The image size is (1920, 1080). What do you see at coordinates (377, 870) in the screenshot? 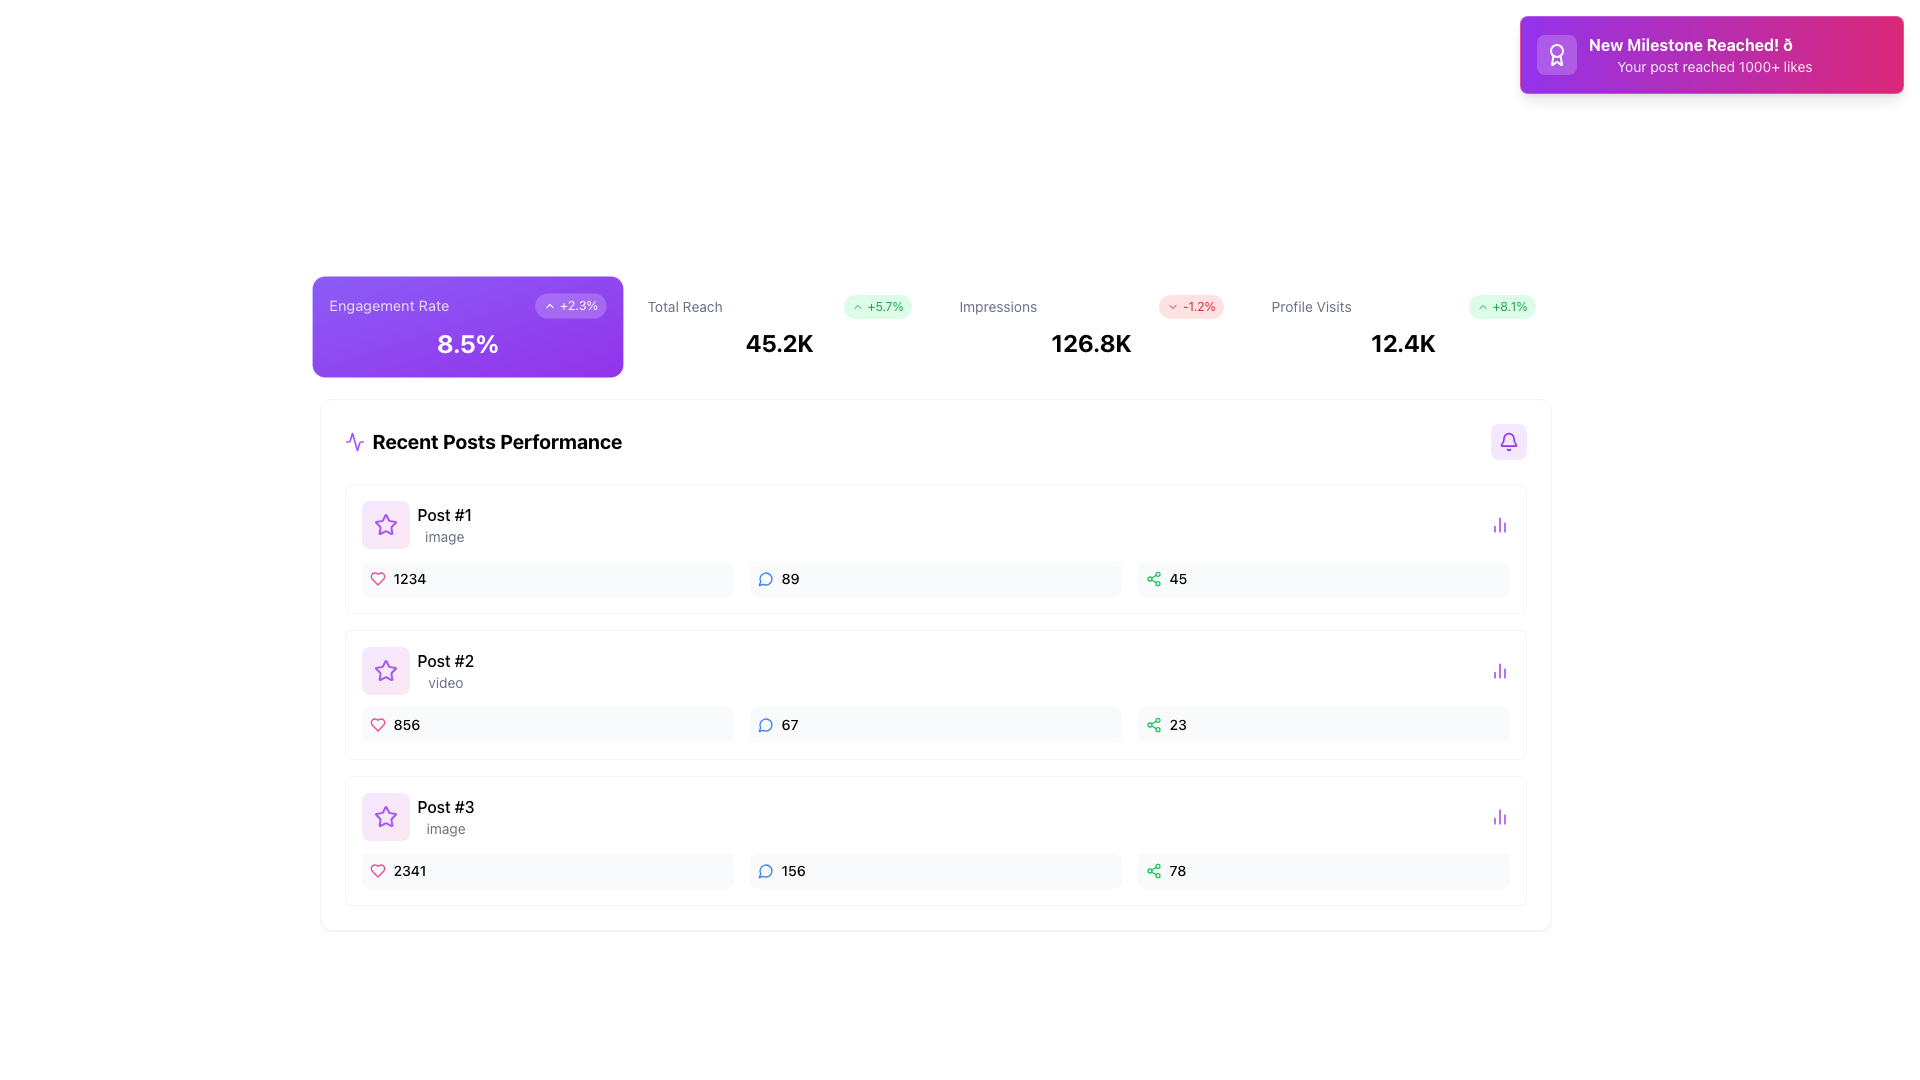
I see `the like or favorite icon located in the left portion of the entry for Post #3 in the Recent Posts Performance section, positioned to the left of the number 2341` at bounding box center [377, 870].